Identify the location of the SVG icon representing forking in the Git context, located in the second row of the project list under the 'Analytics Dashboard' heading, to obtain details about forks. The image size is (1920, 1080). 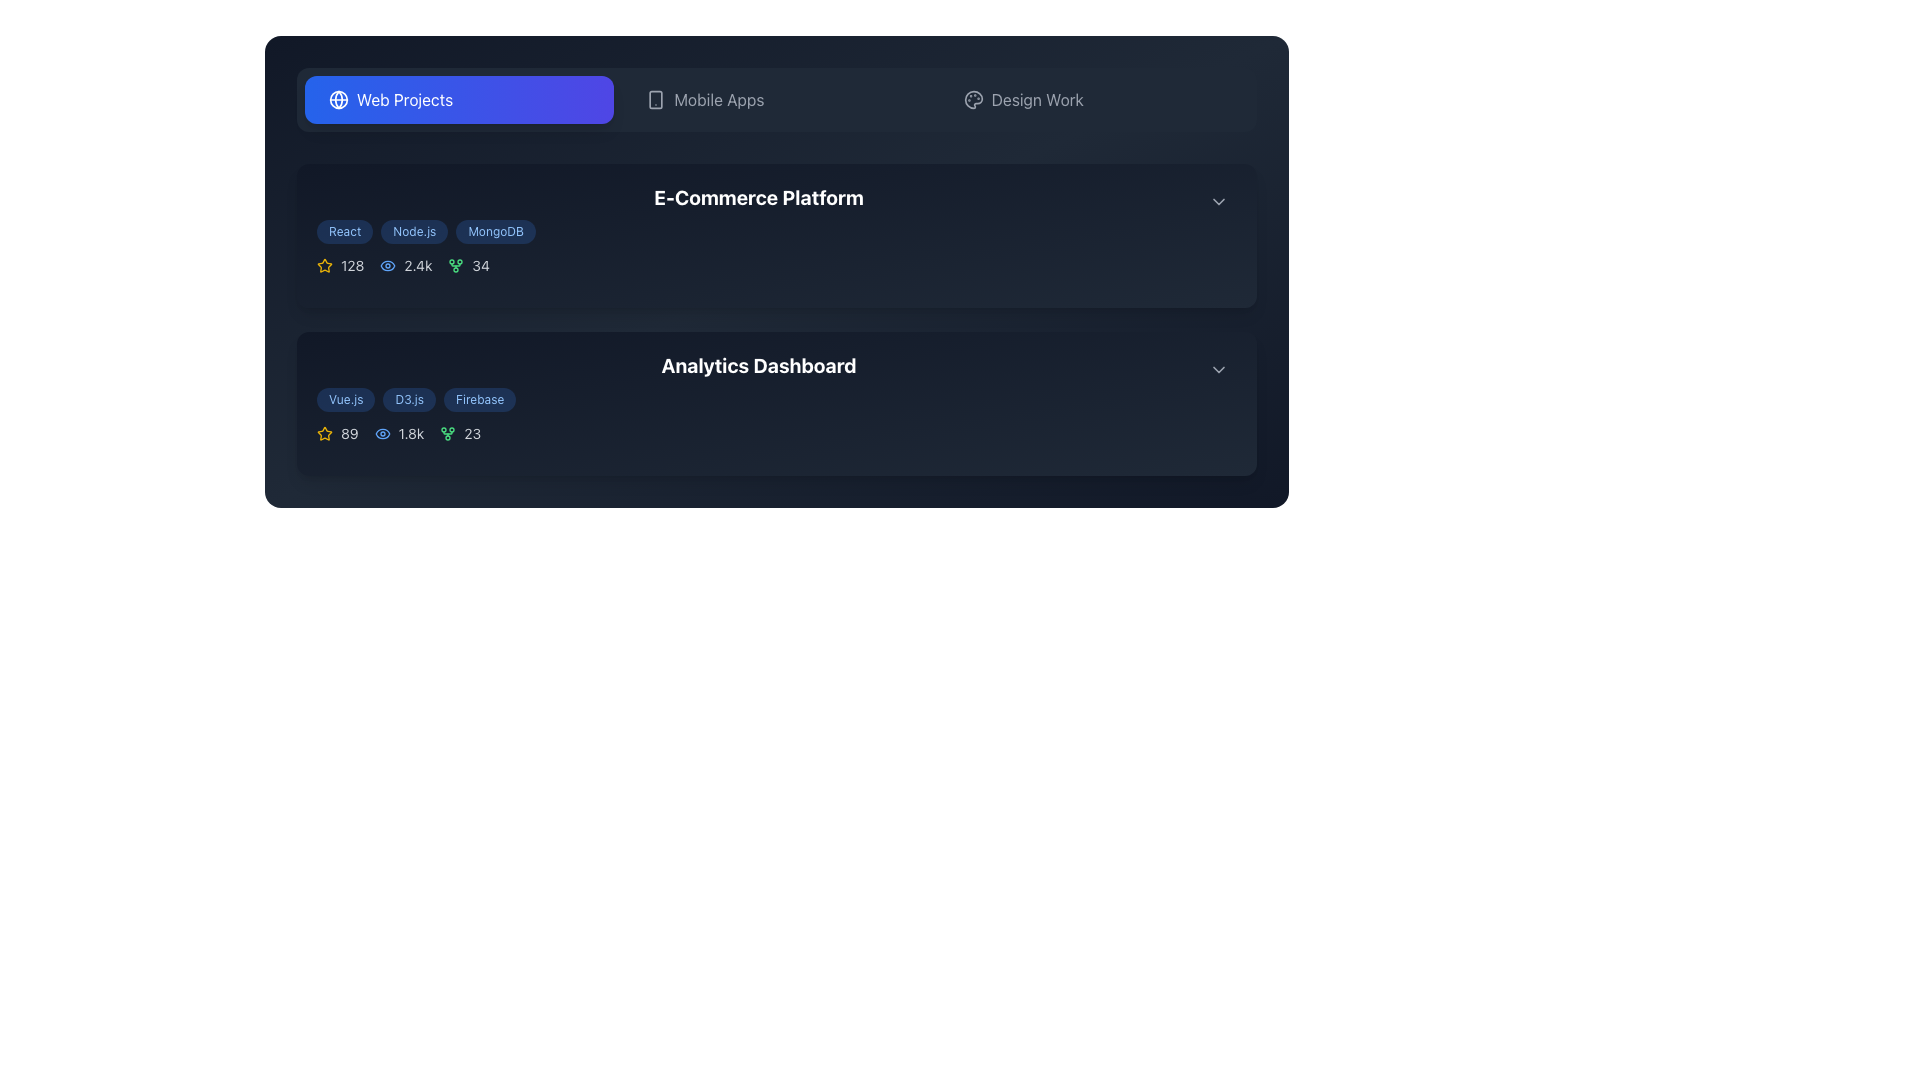
(447, 433).